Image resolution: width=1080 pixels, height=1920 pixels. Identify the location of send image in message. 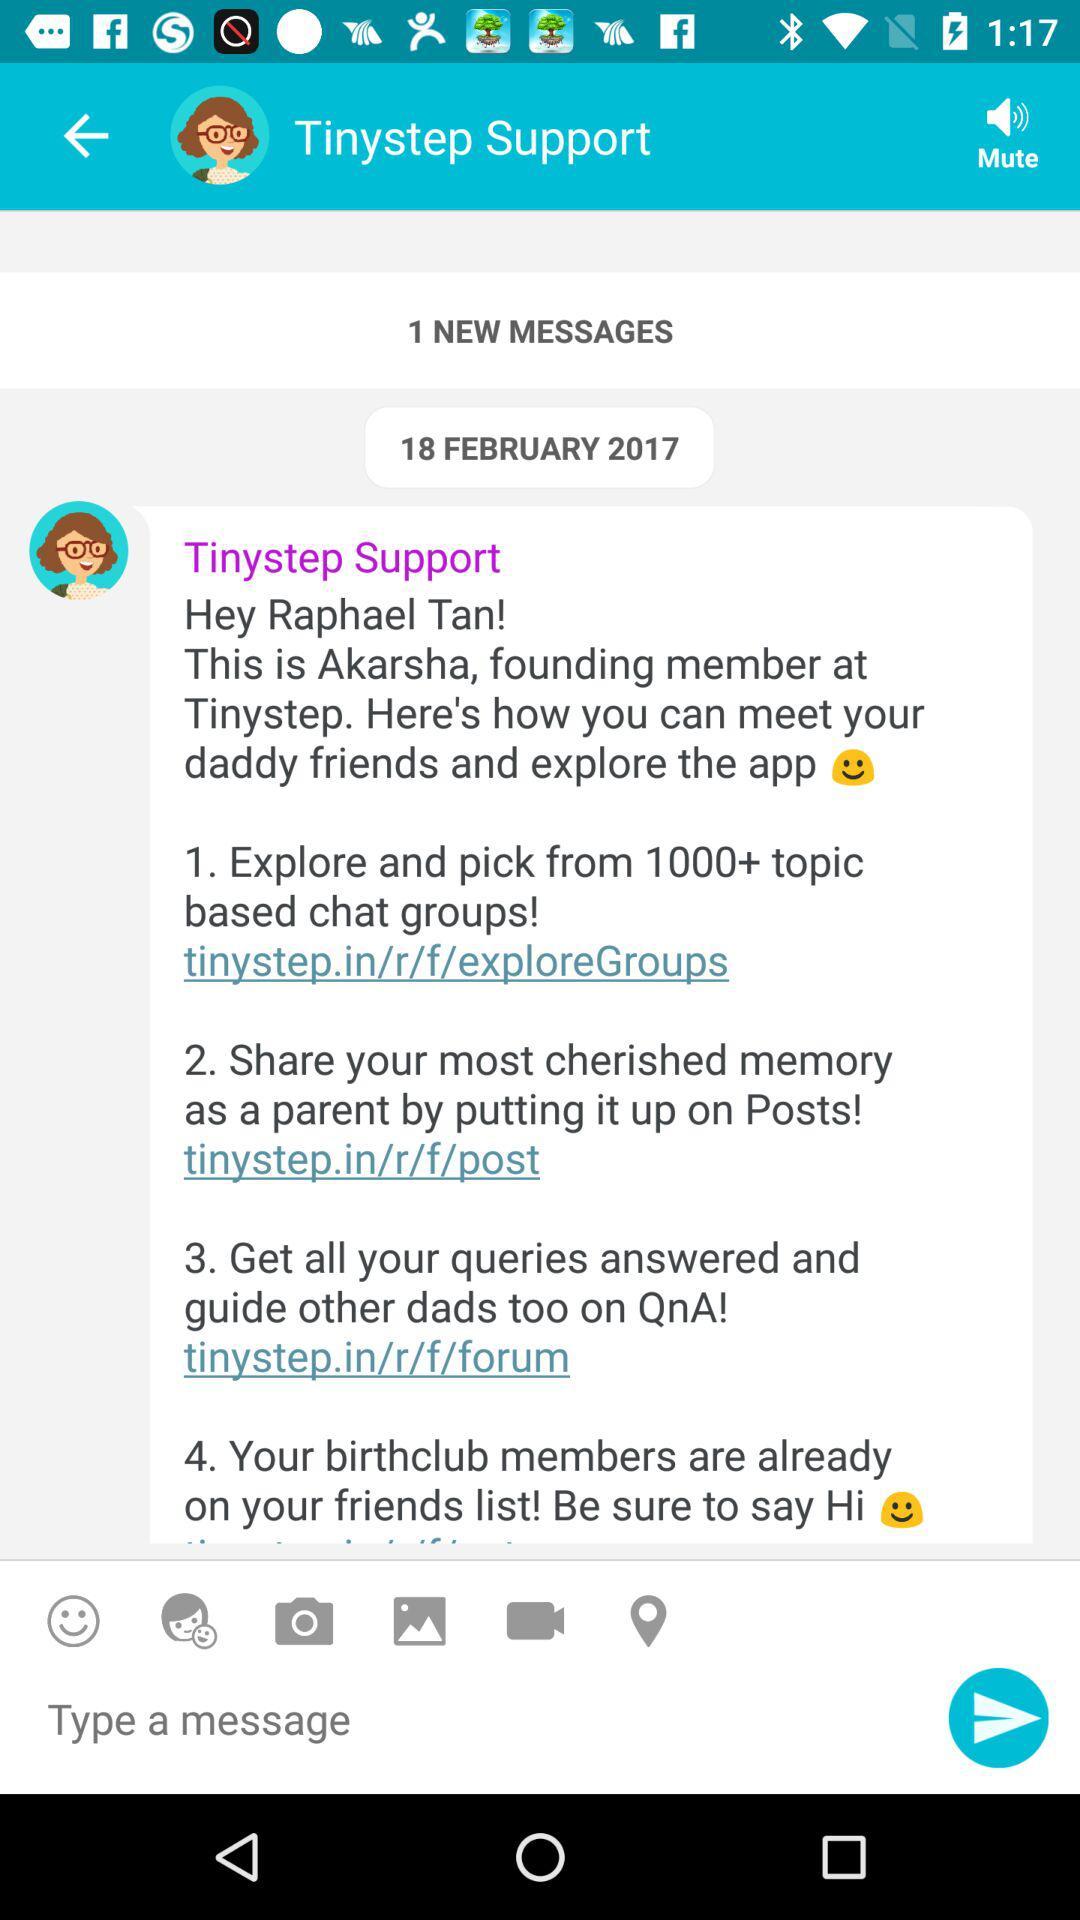
(419, 1621).